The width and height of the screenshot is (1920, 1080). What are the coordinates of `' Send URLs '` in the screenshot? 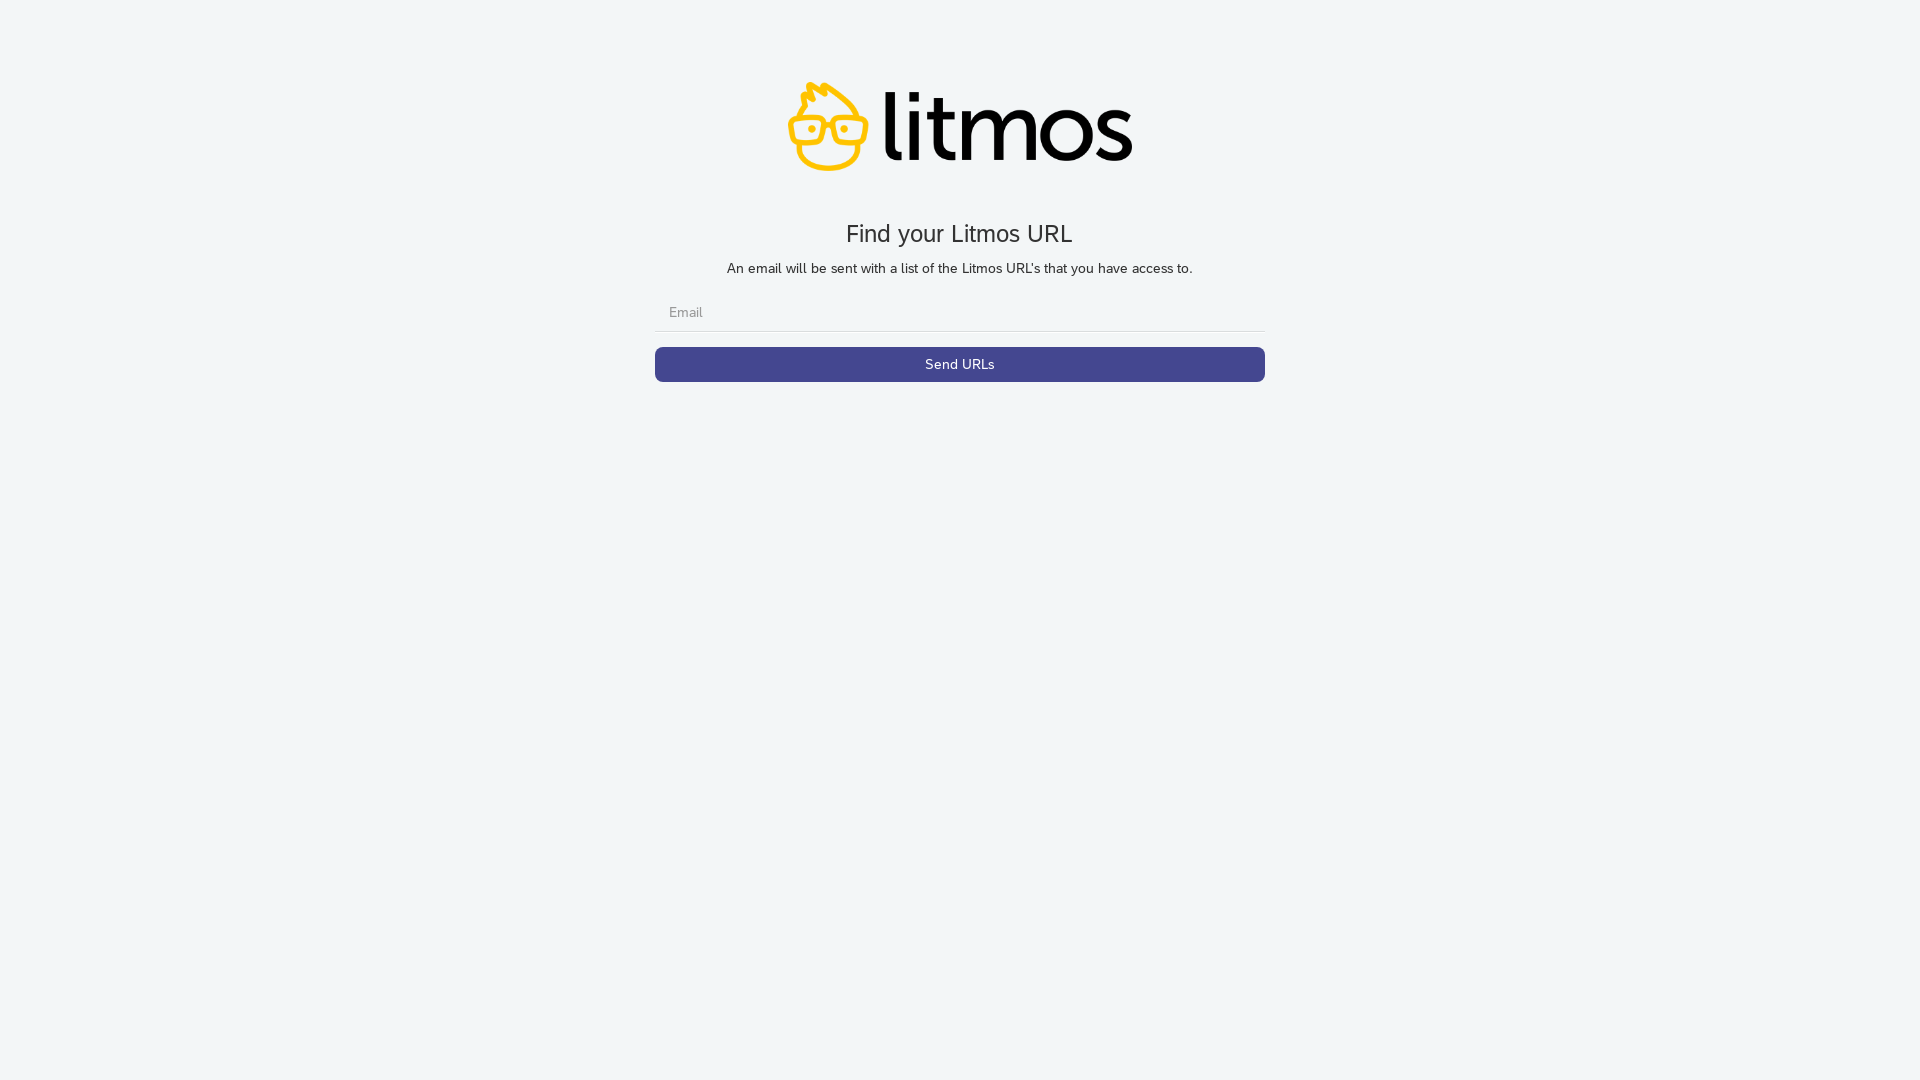 It's located at (960, 364).